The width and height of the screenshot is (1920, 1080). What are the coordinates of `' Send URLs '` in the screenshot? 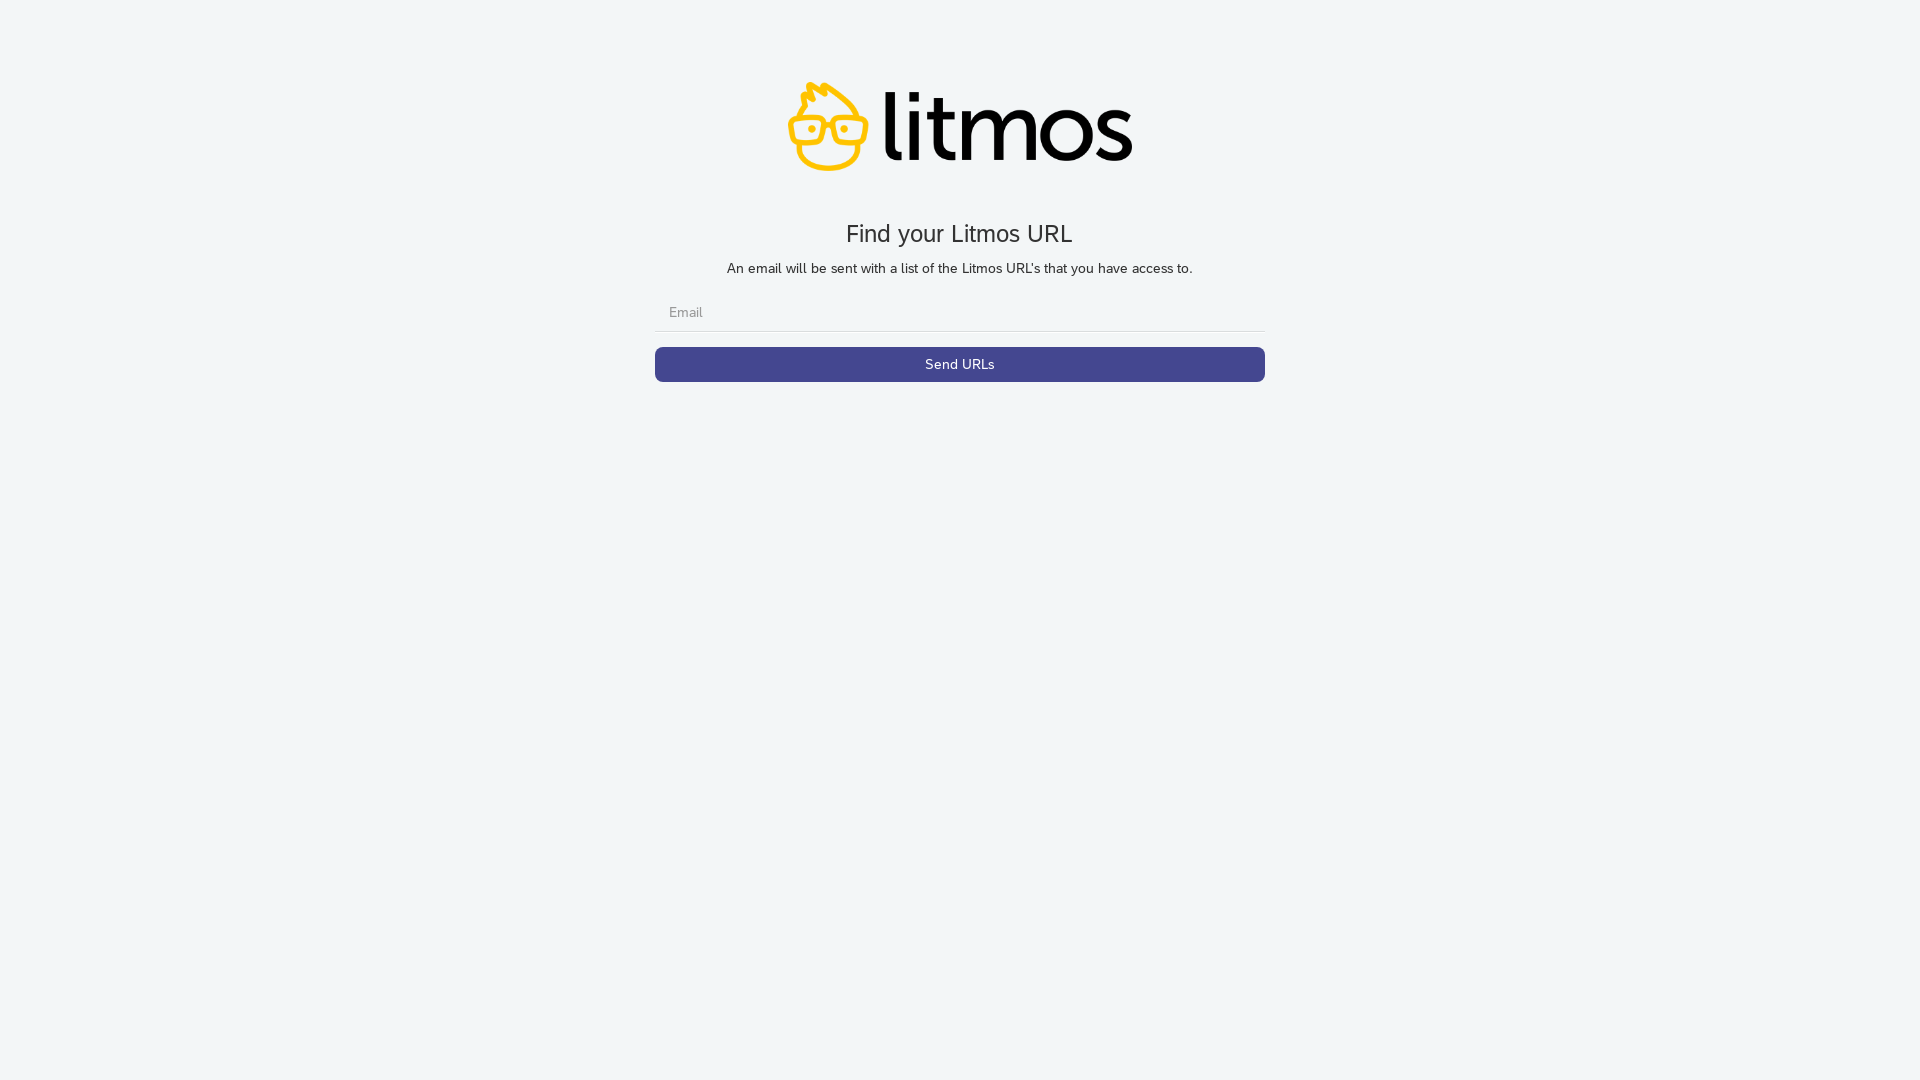 It's located at (960, 364).